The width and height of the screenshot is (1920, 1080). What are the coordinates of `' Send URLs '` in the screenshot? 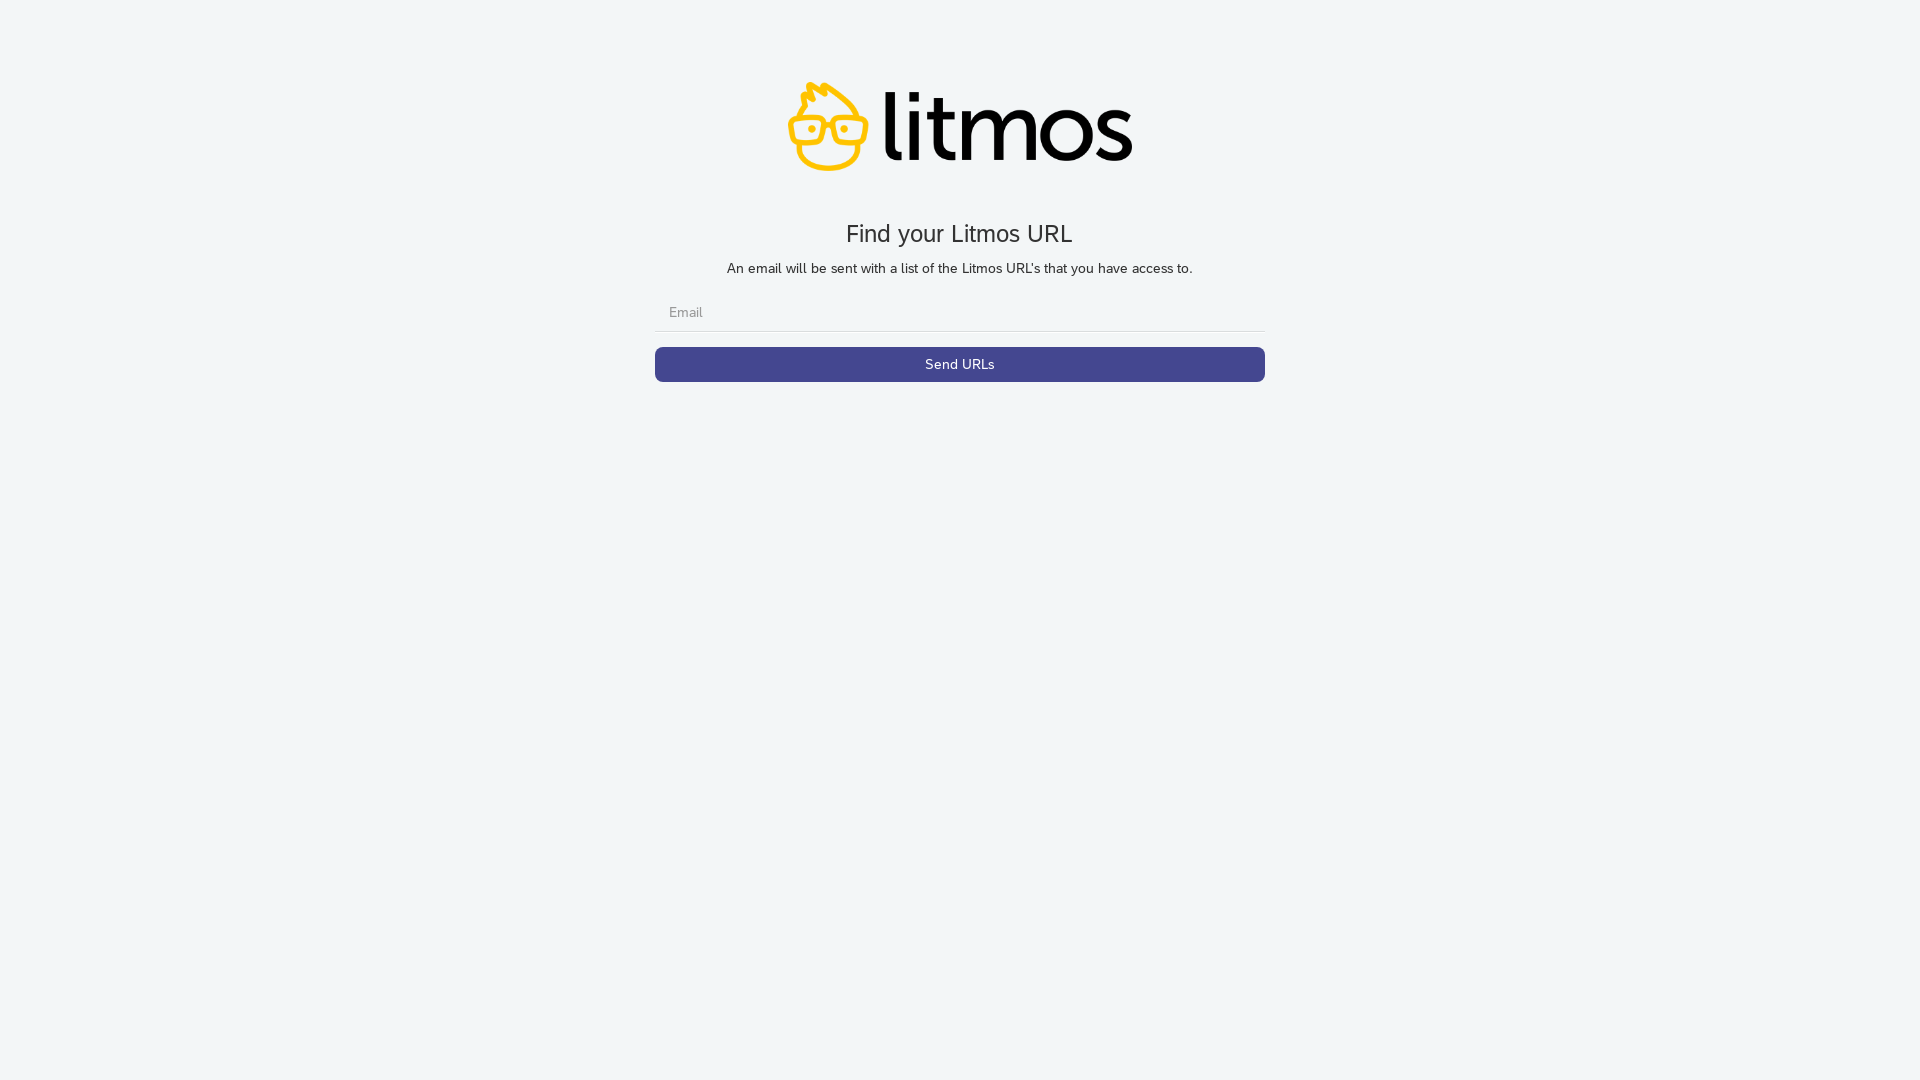 It's located at (960, 364).